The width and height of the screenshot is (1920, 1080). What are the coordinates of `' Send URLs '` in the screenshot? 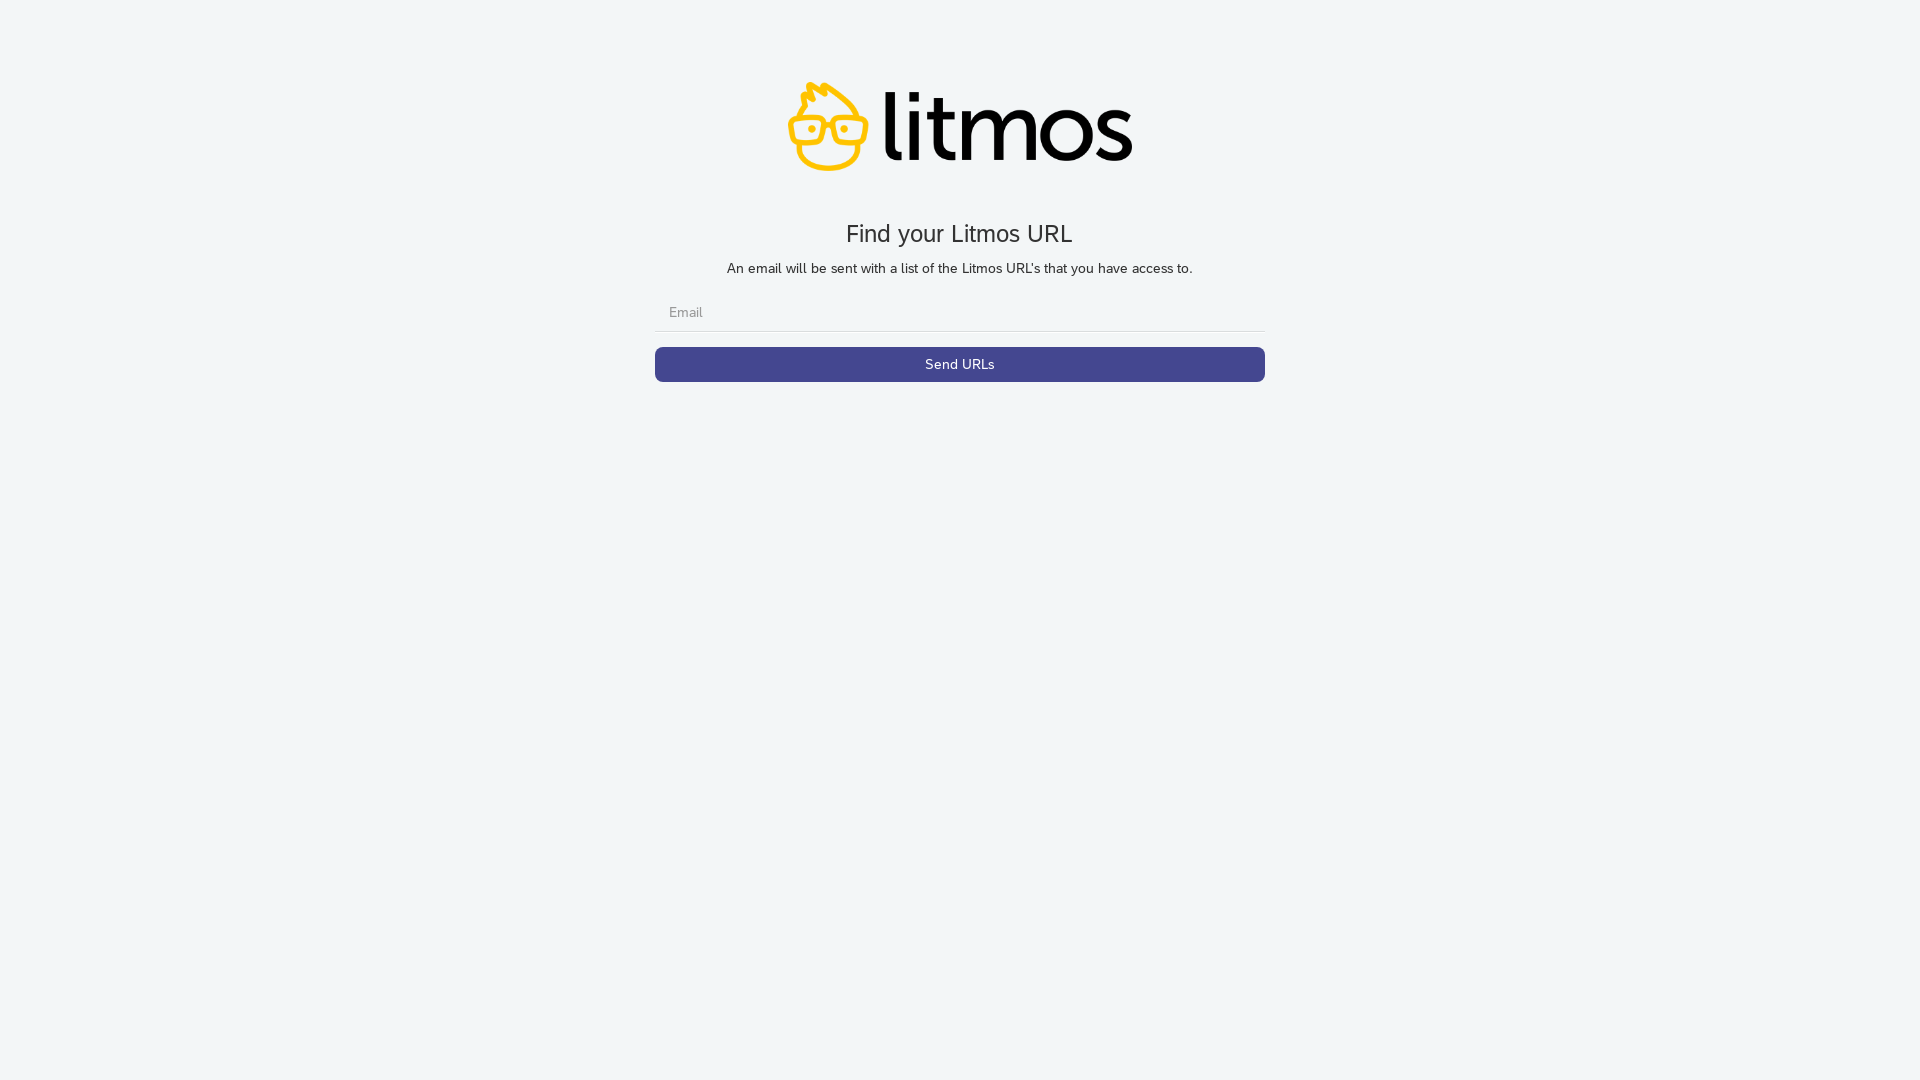 It's located at (960, 364).